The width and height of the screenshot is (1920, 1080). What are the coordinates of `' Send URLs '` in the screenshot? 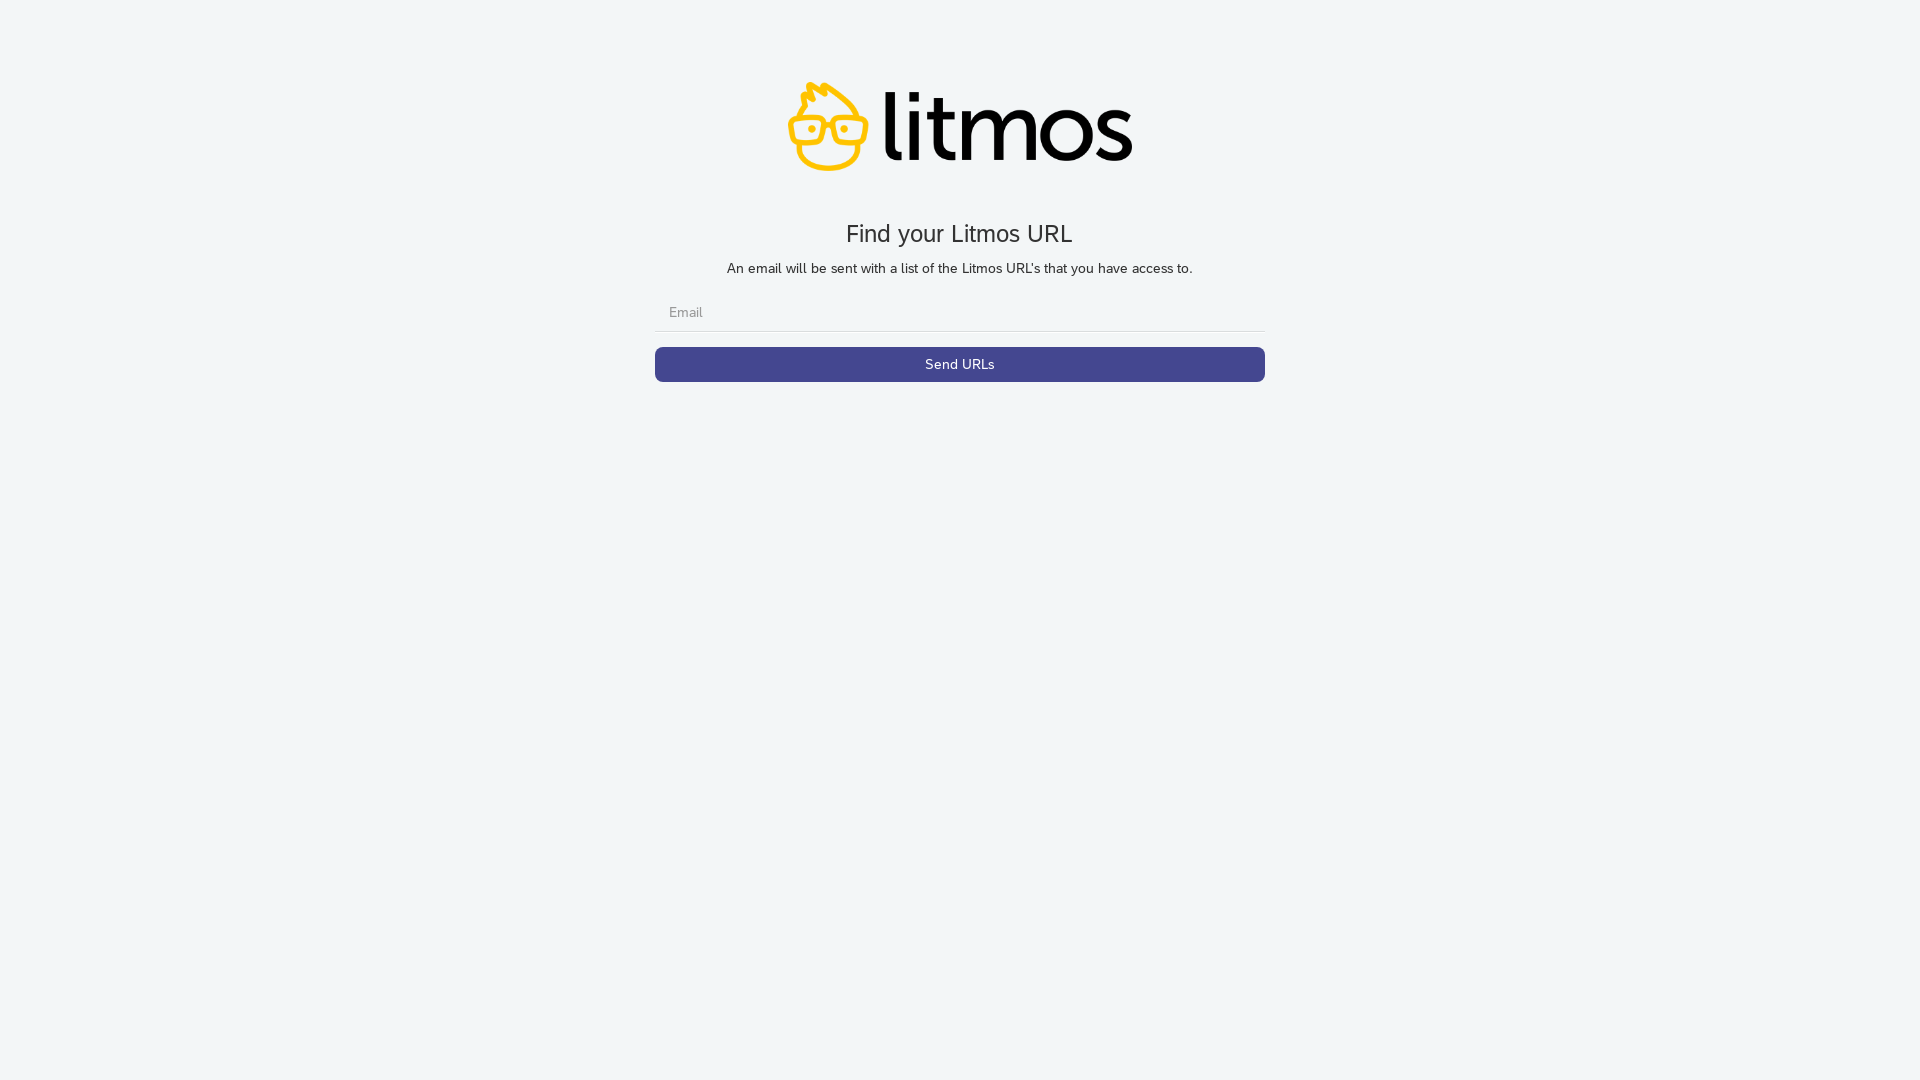 It's located at (960, 364).